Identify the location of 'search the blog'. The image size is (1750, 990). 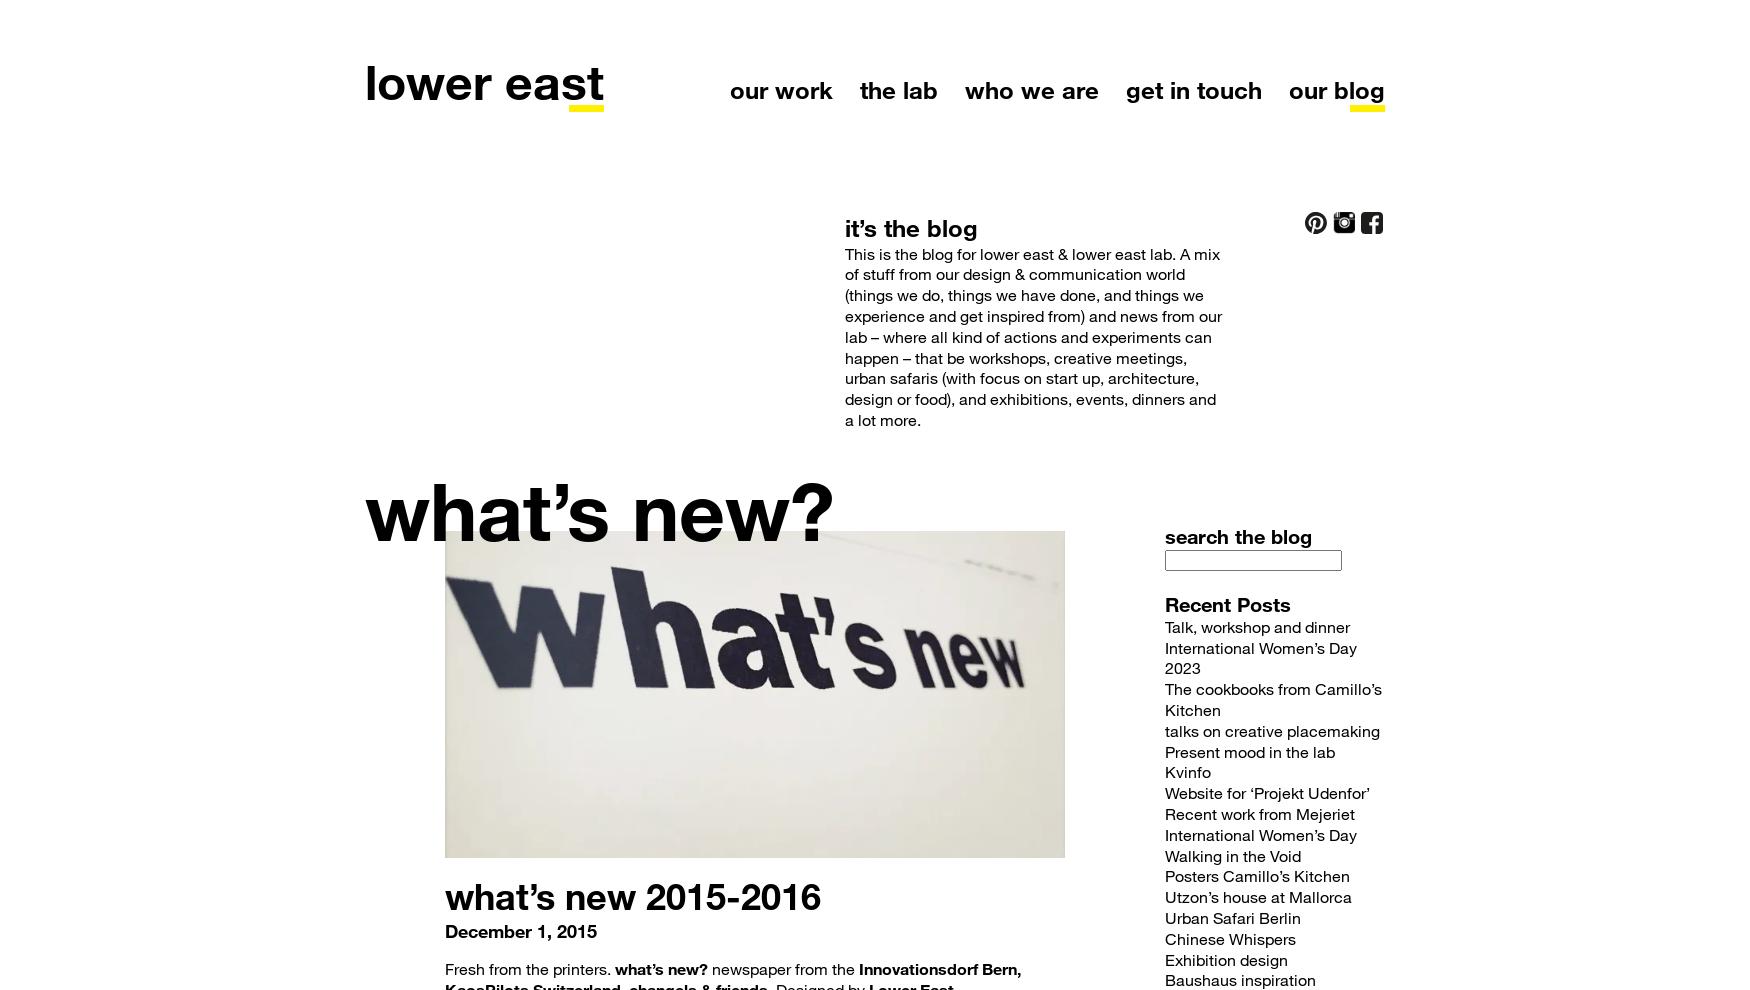
(1238, 533).